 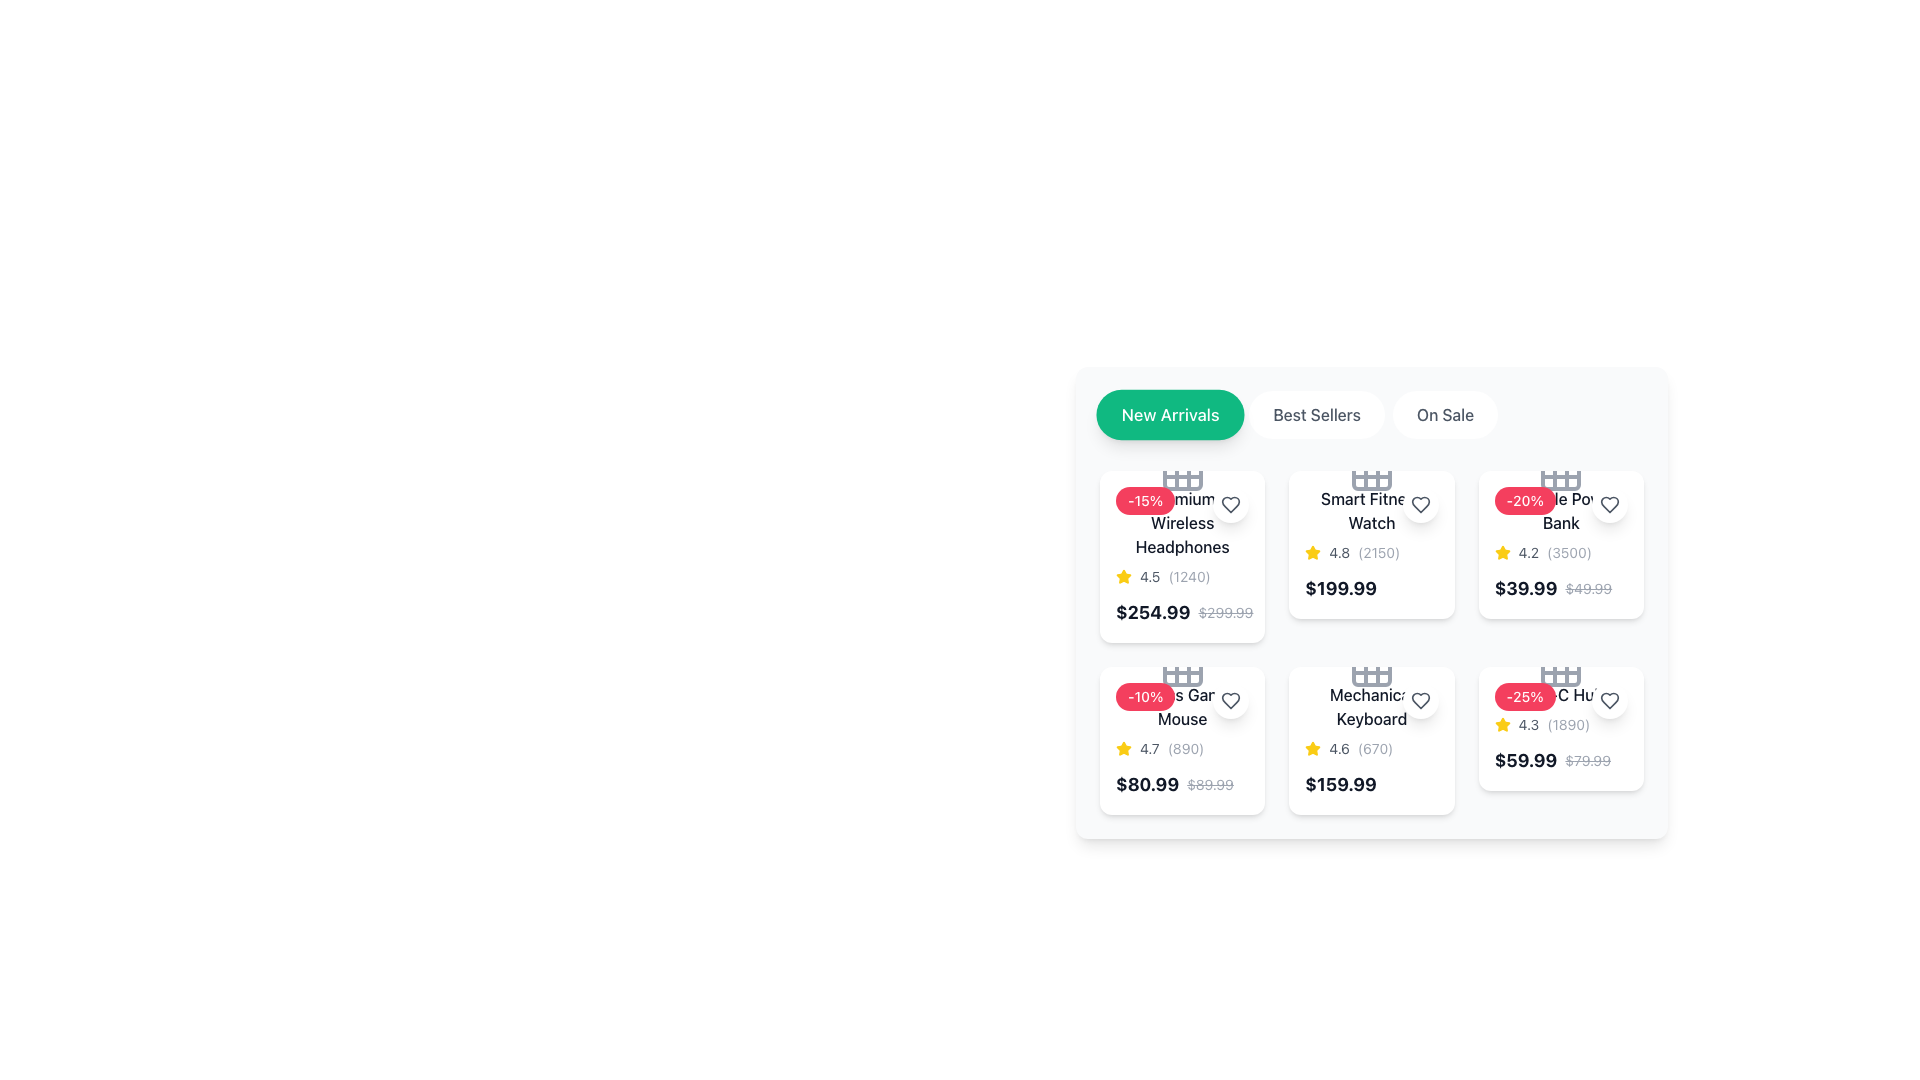 I want to click on price information displayed in the Price display component, which includes the current price of '$254.99' and the original price of '$299.99.', so click(x=1184, y=612).